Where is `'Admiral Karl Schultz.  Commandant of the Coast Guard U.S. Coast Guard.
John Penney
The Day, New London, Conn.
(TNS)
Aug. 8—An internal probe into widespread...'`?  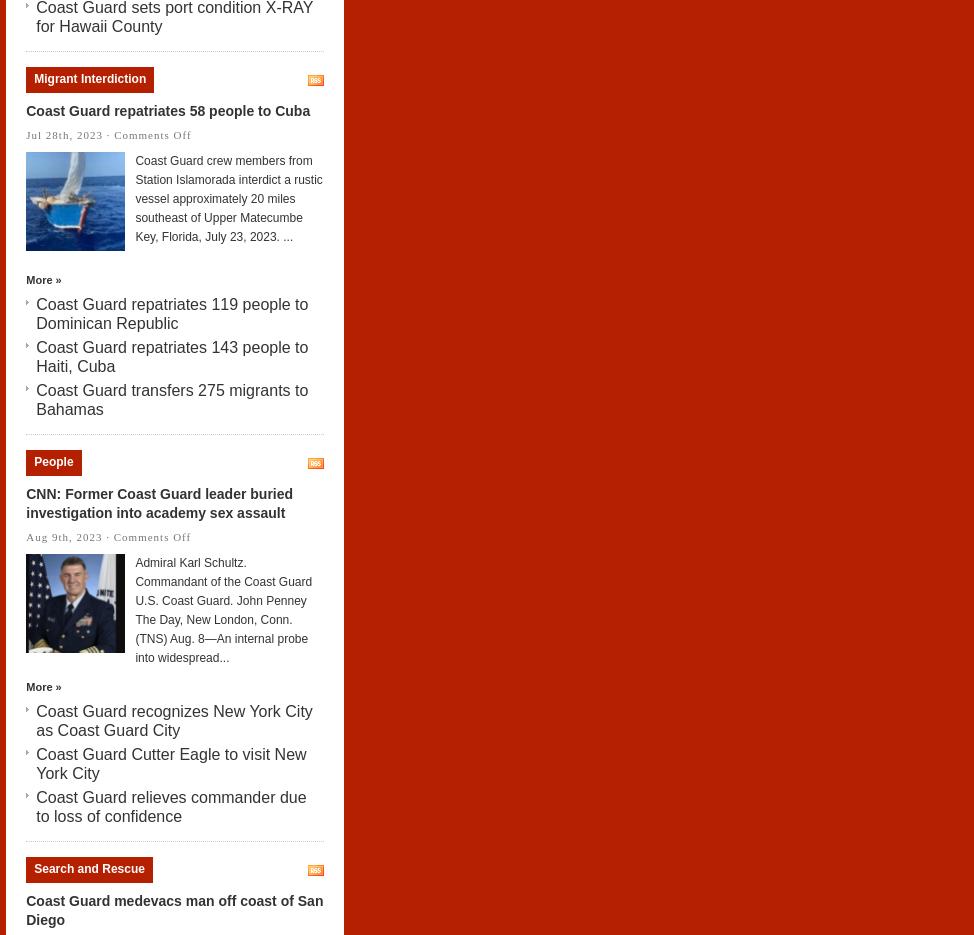
'Admiral Karl Schultz.  Commandant of the Coast Guard U.S. Coast Guard.
John Penney
The Day, New London, Conn.
(TNS)
Aug. 8—An internal probe into widespread...' is located at coordinates (133, 608).